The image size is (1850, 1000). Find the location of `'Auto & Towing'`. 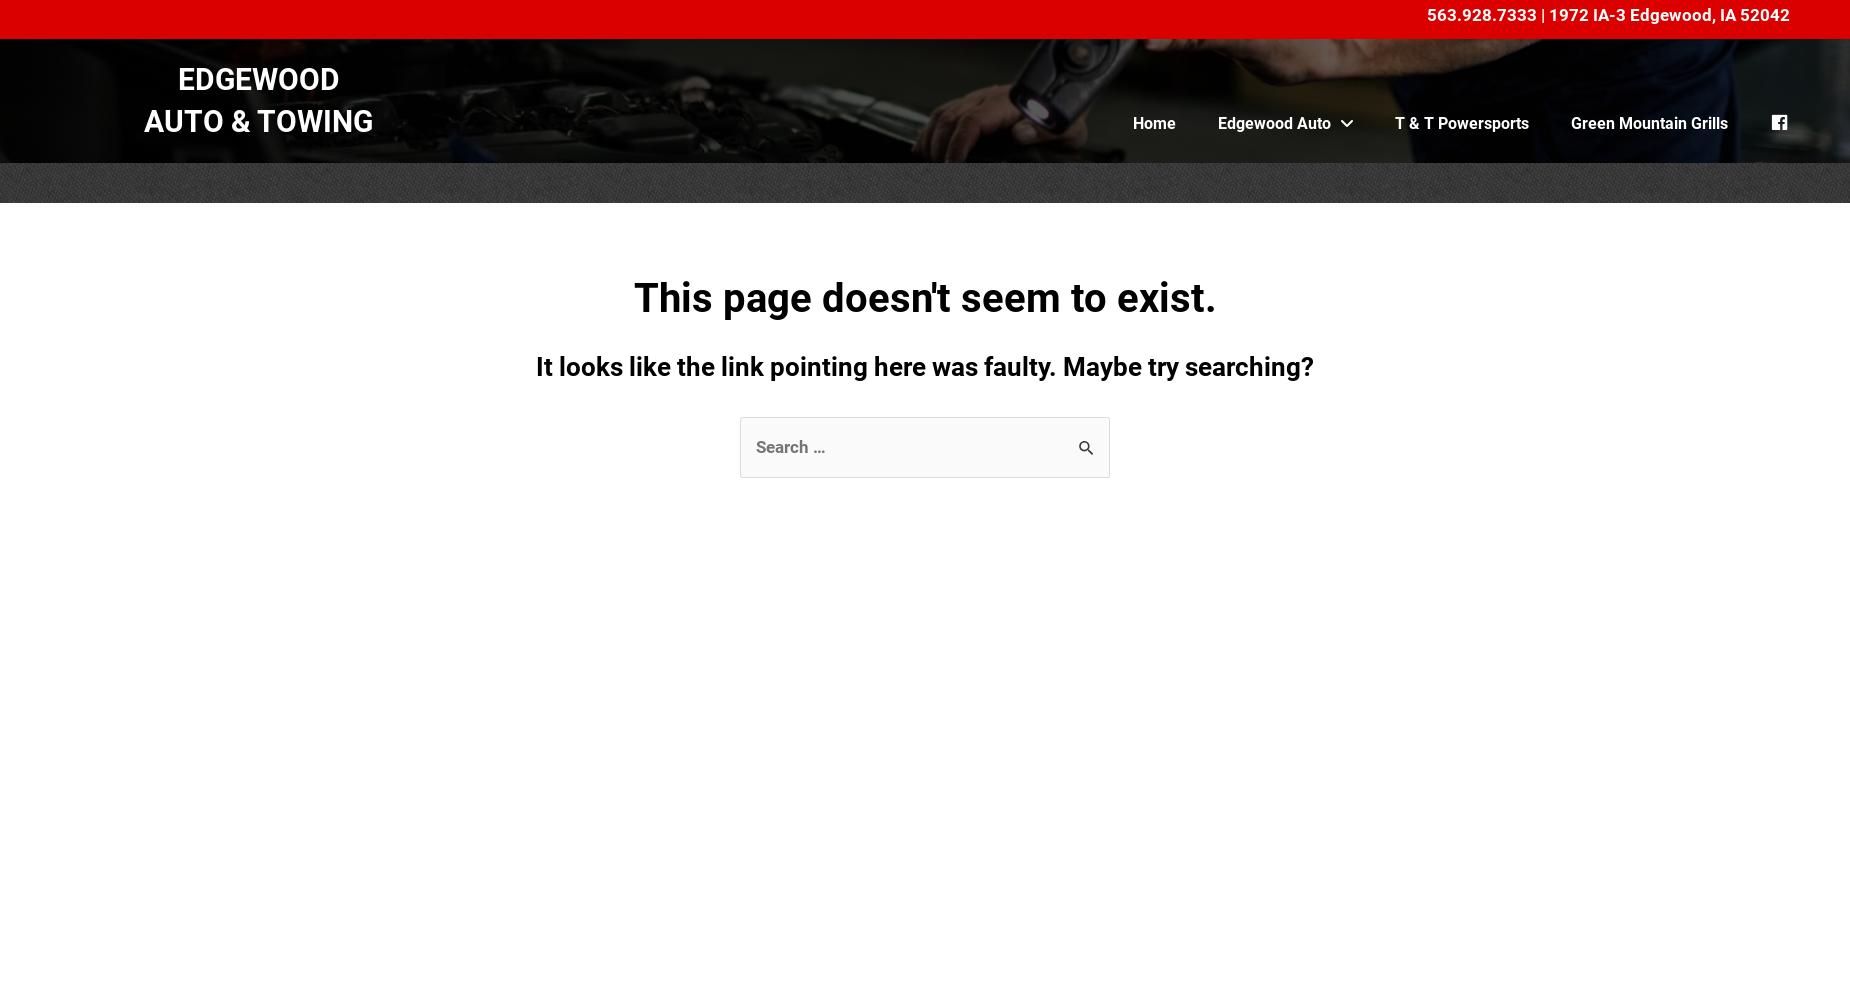

'Auto & Towing' is located at coordinates (257, 119).